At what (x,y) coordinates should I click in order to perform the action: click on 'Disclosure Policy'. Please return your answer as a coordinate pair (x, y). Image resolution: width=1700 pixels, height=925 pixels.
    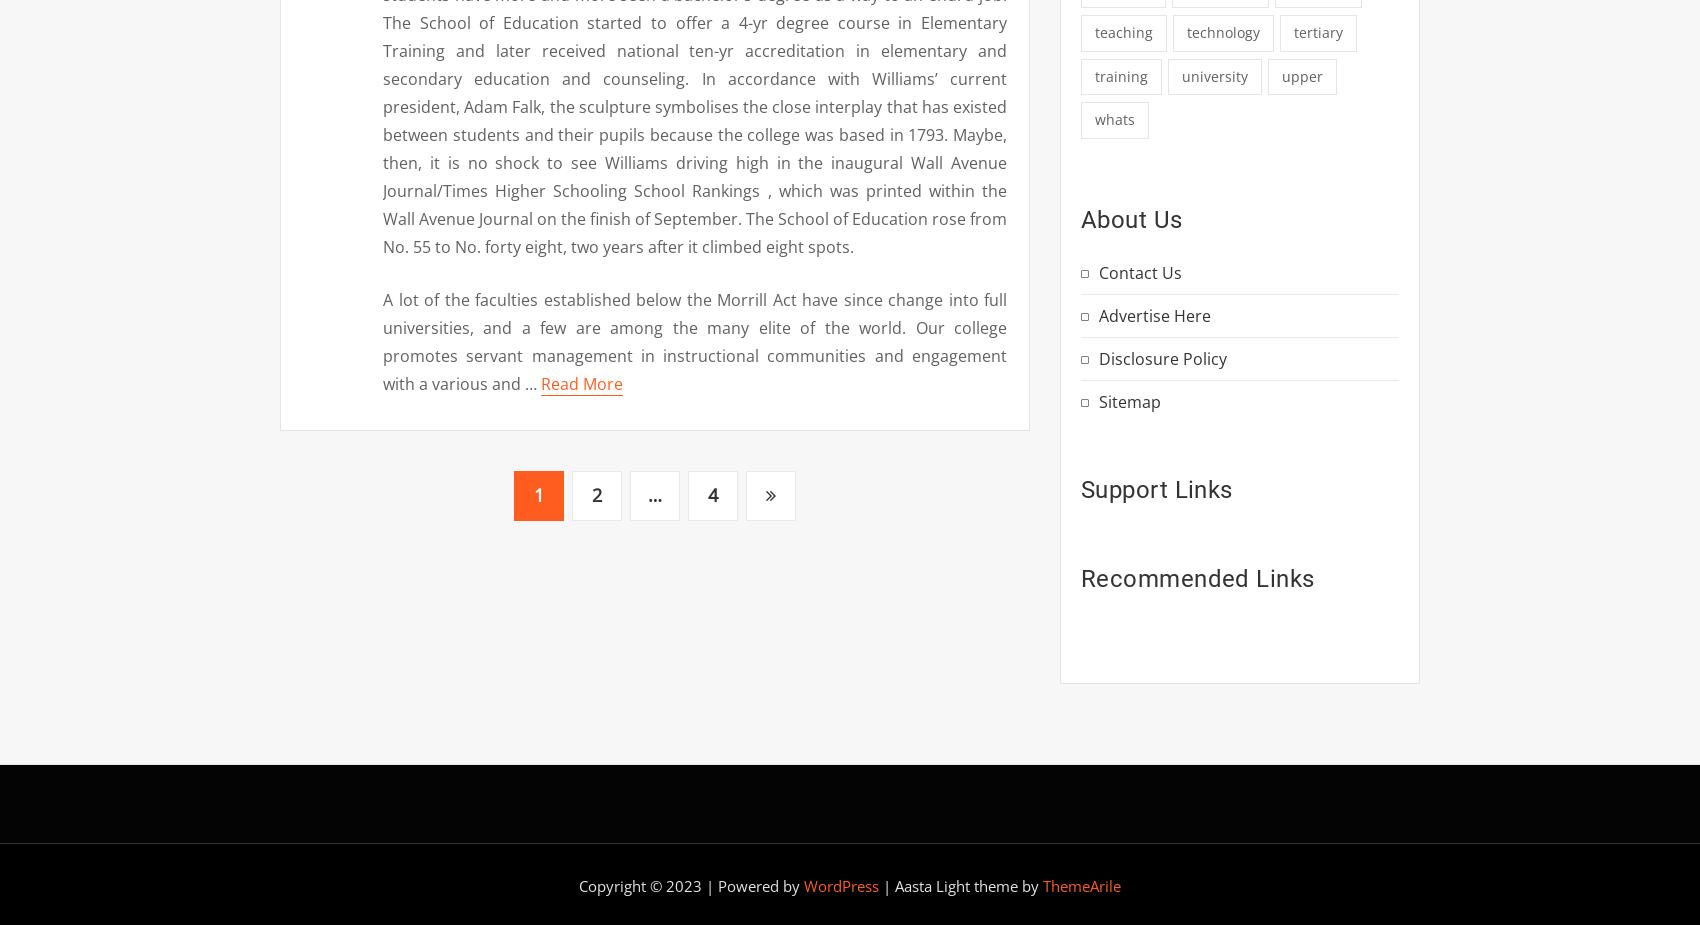
    Looking at the image, I should click on (1162, 356).